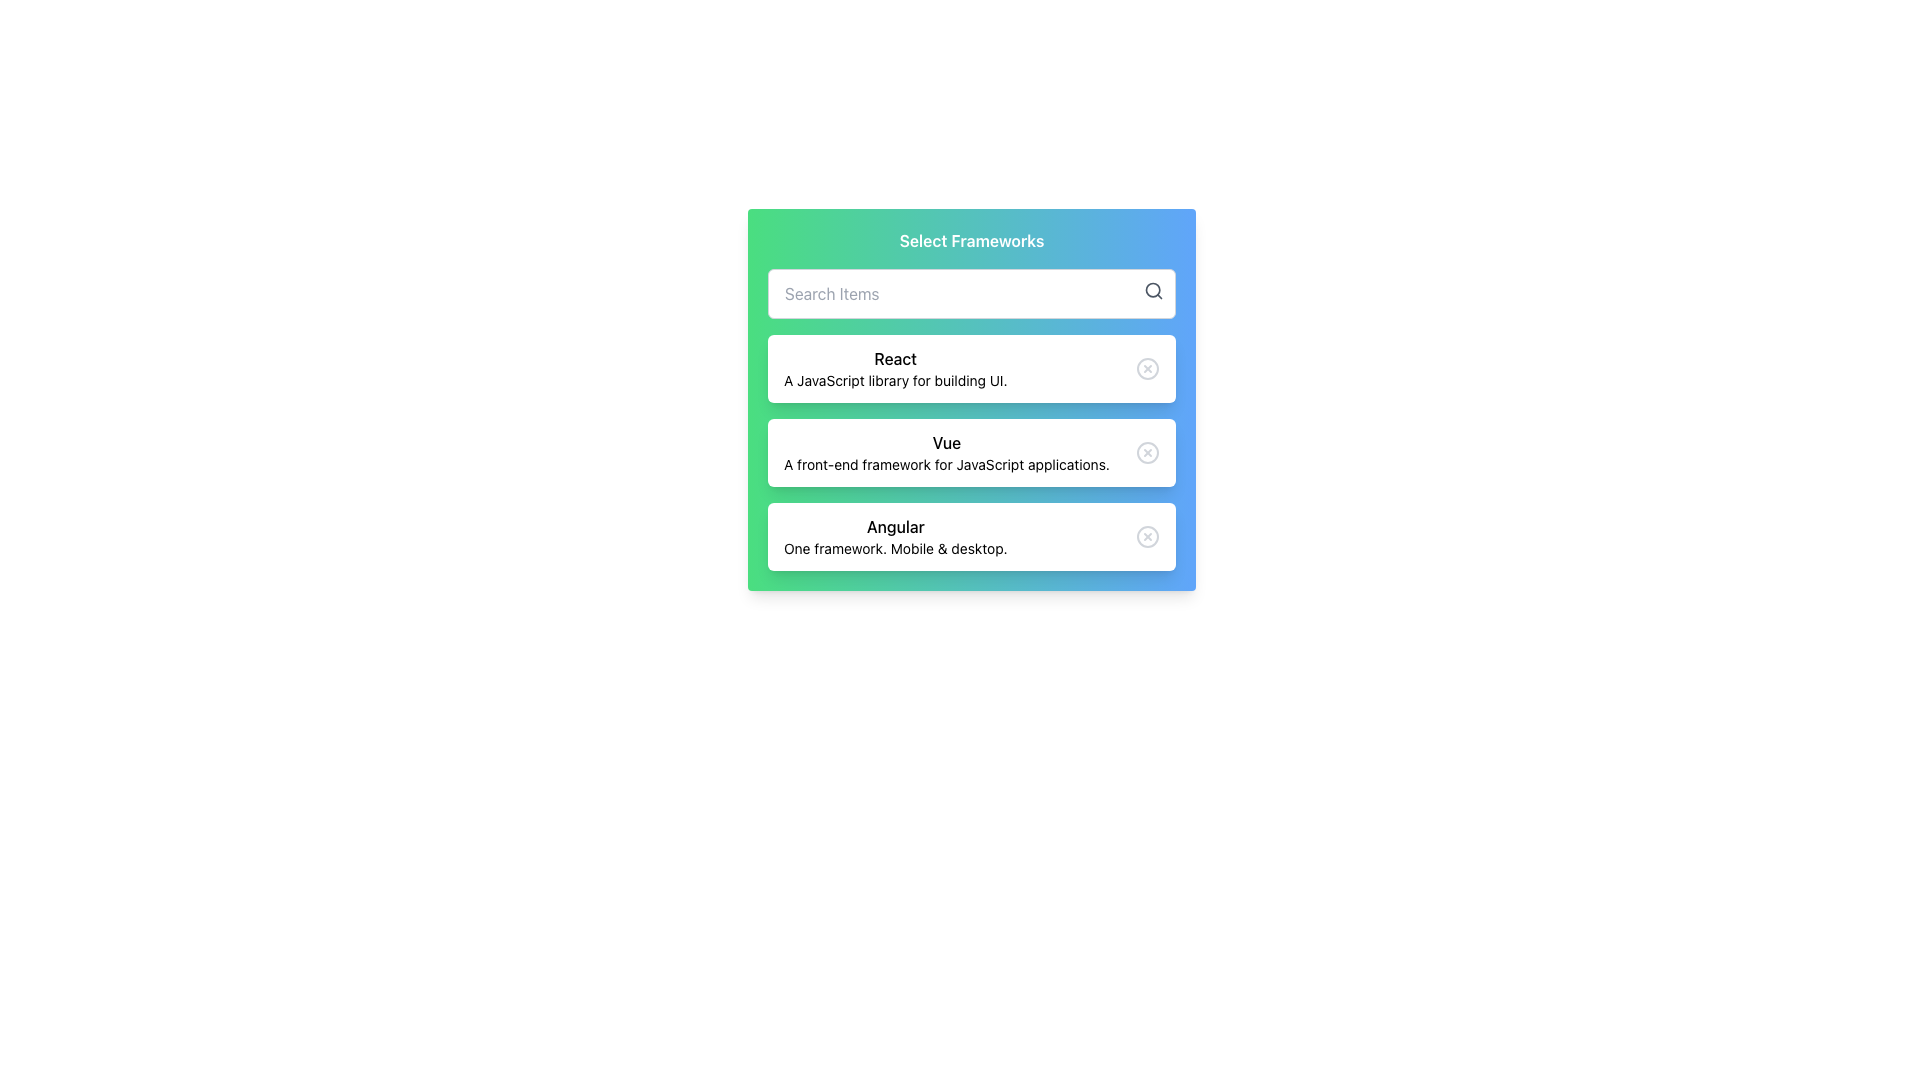 Image resolution: width=1920 pixels, height=1080 pixels. I want to click on the text element displaying 'Angular' within the 'Select Frameworks' card, so click(894, 535).